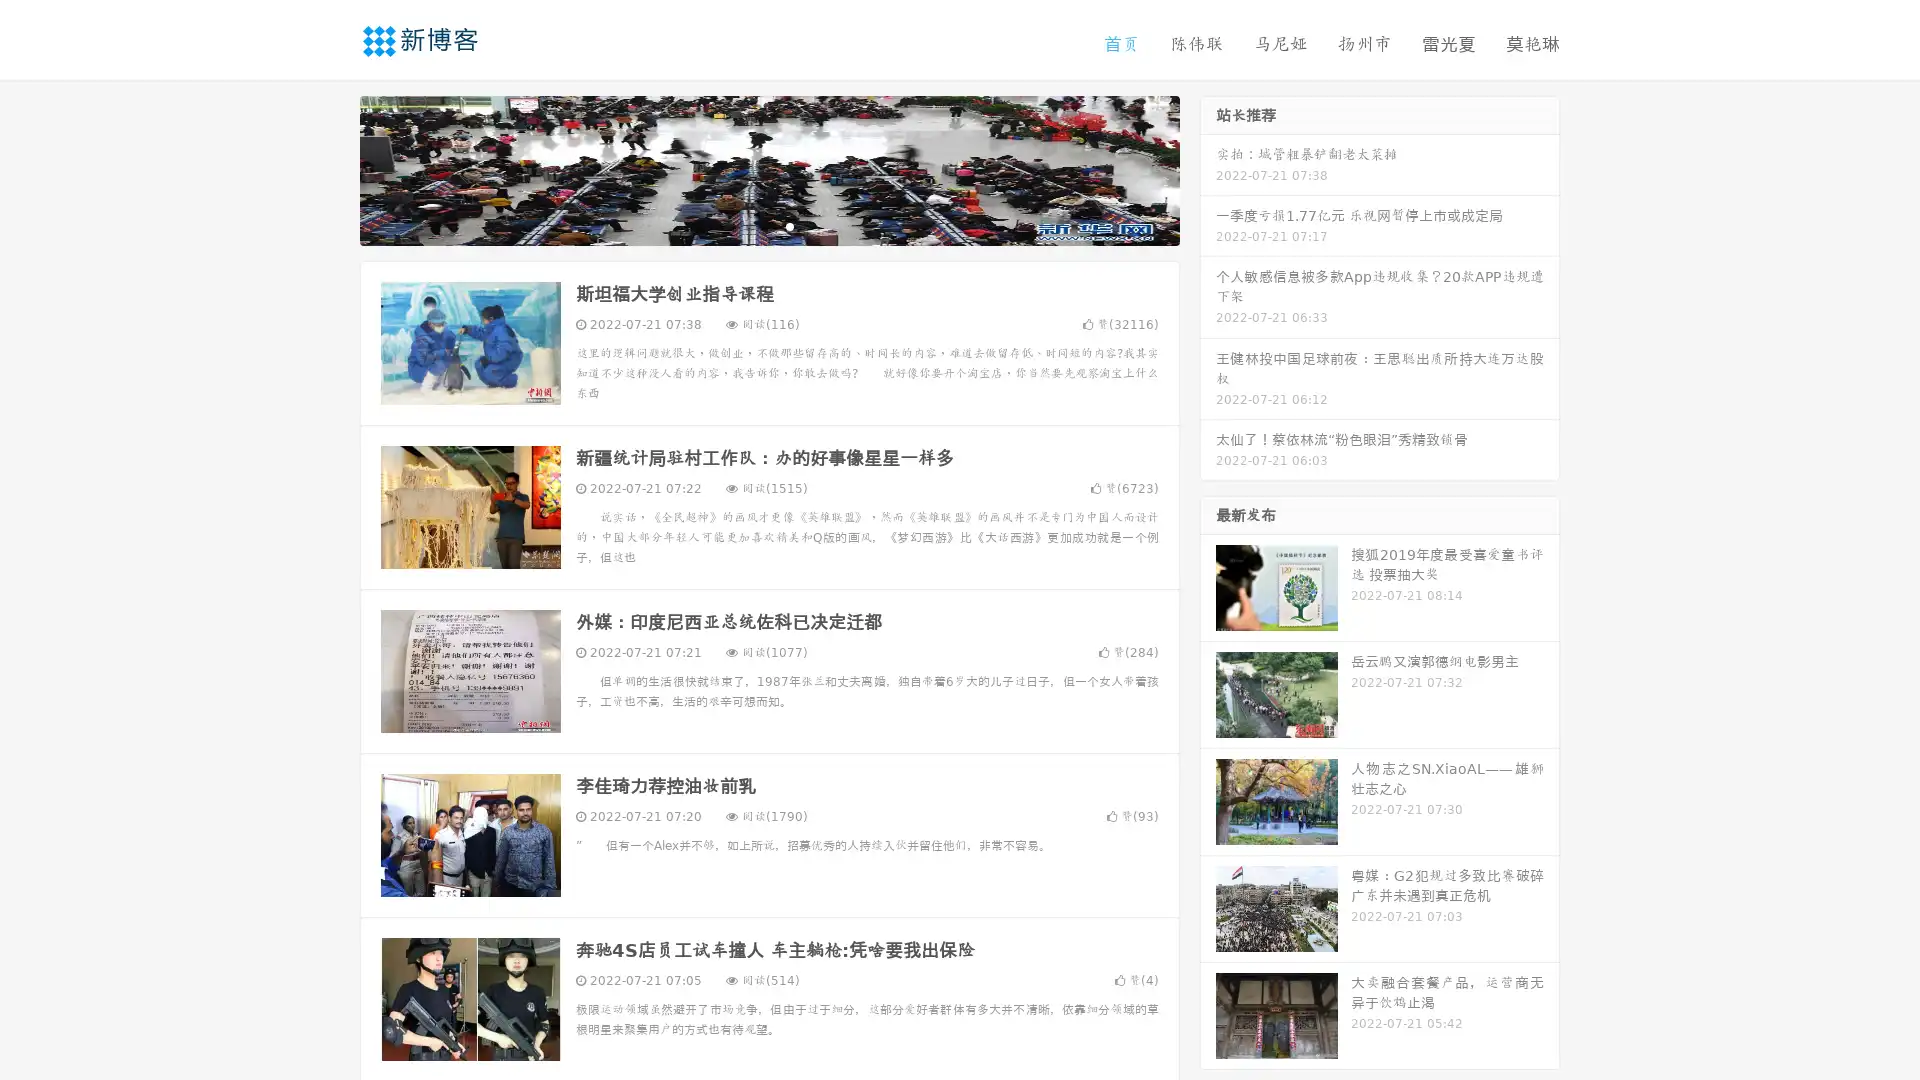  I want to click on Go to slide 3, so click(789, 225).